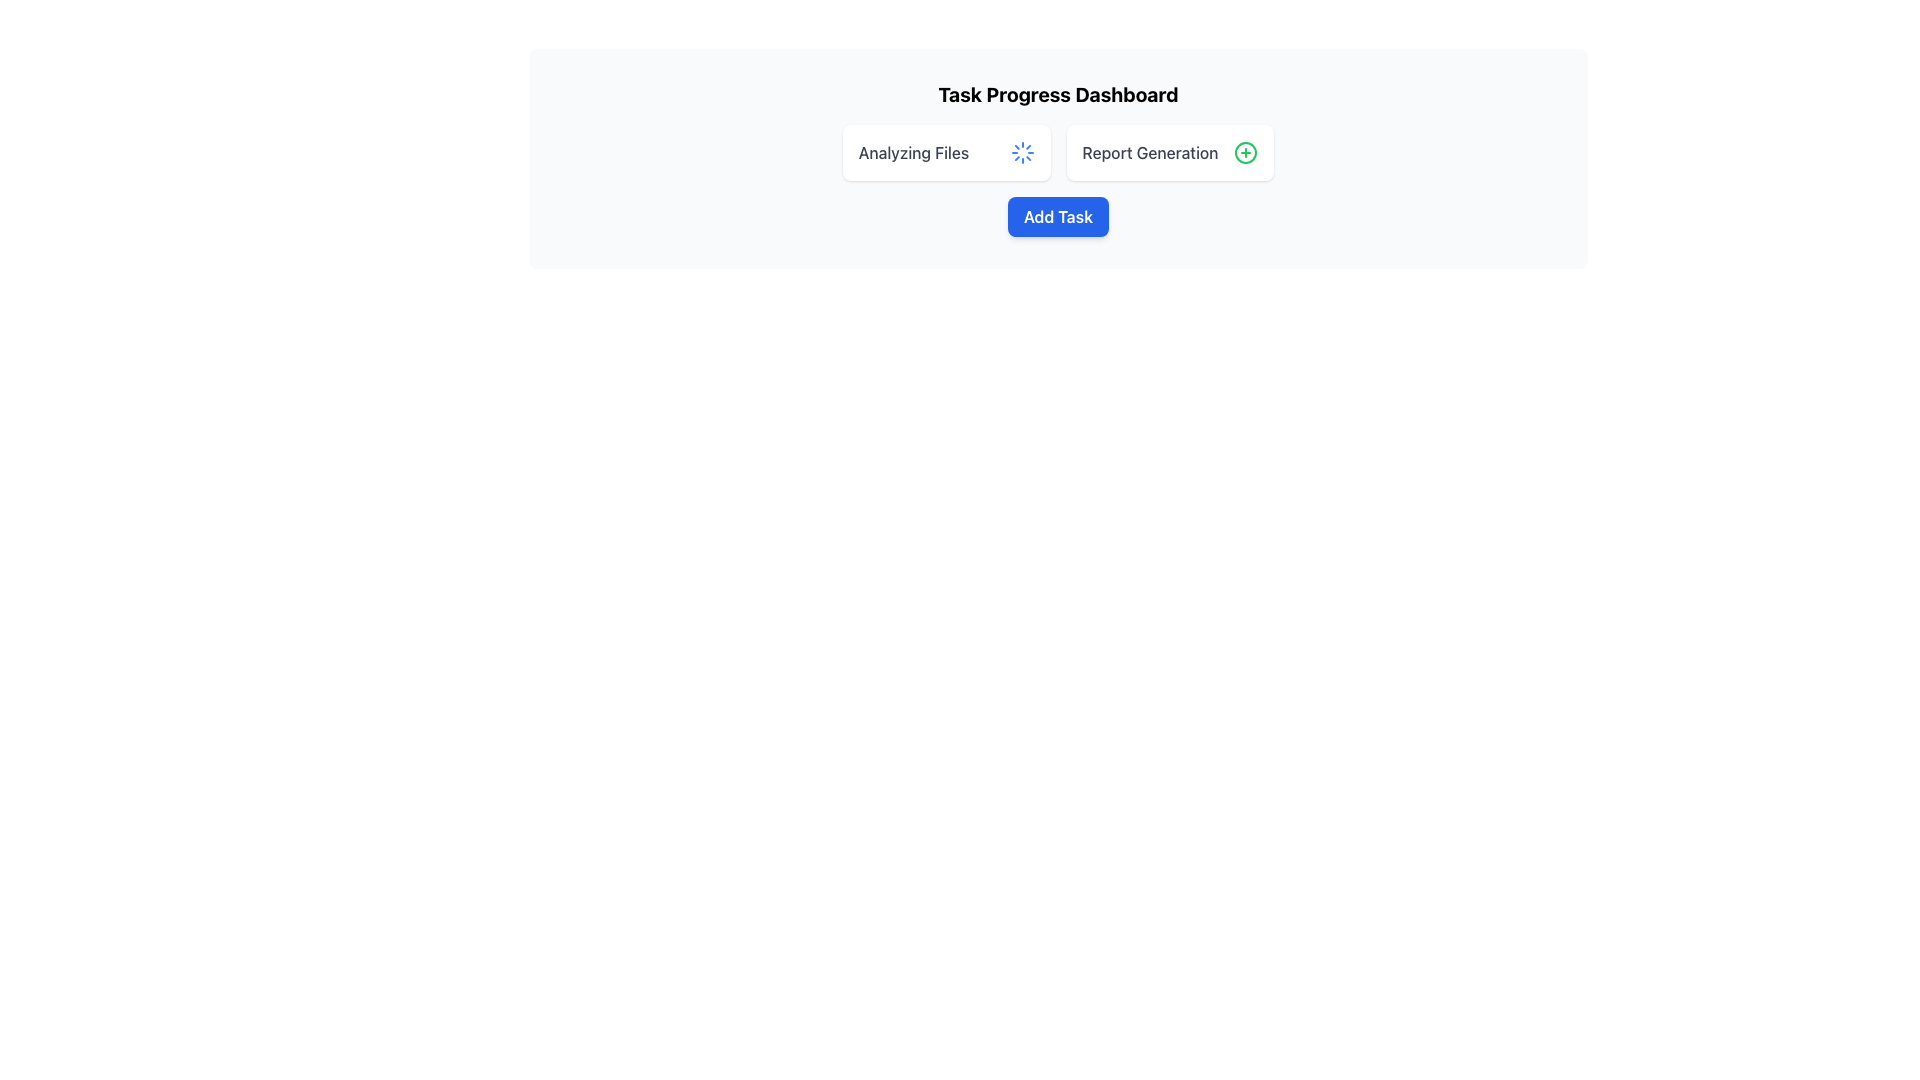 The height and width of the screenshot is (1080, 1920). What do you see at coordinates (1056, 216) in the screenshot?
I see `the 'Add Task' button, which is a rectangular button with rounded corners, blue background, and white bold text, located below the 'Analyzing Files' and 'Report Generation' sections` at bounding box center [1056, 216].